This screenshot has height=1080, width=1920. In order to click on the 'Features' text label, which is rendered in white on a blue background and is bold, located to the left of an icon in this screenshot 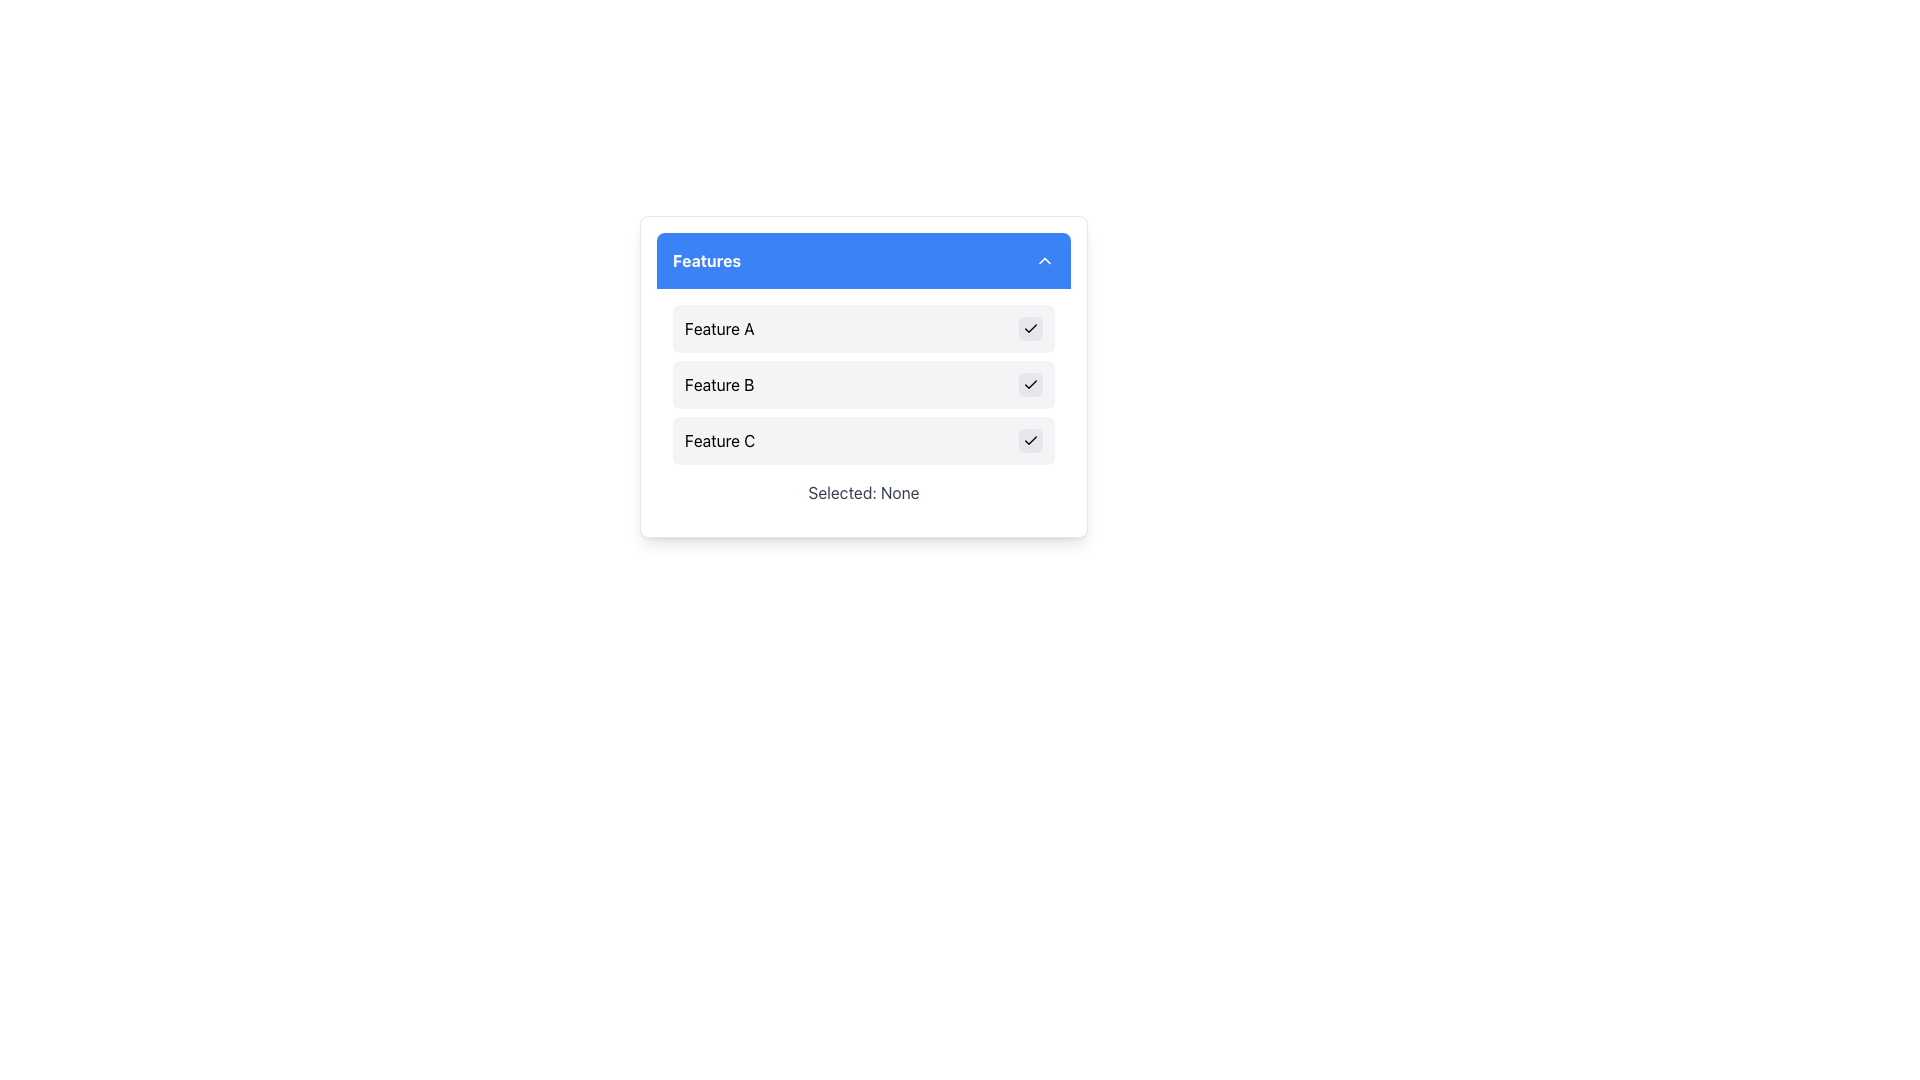, I will do `click(707, 260)`.